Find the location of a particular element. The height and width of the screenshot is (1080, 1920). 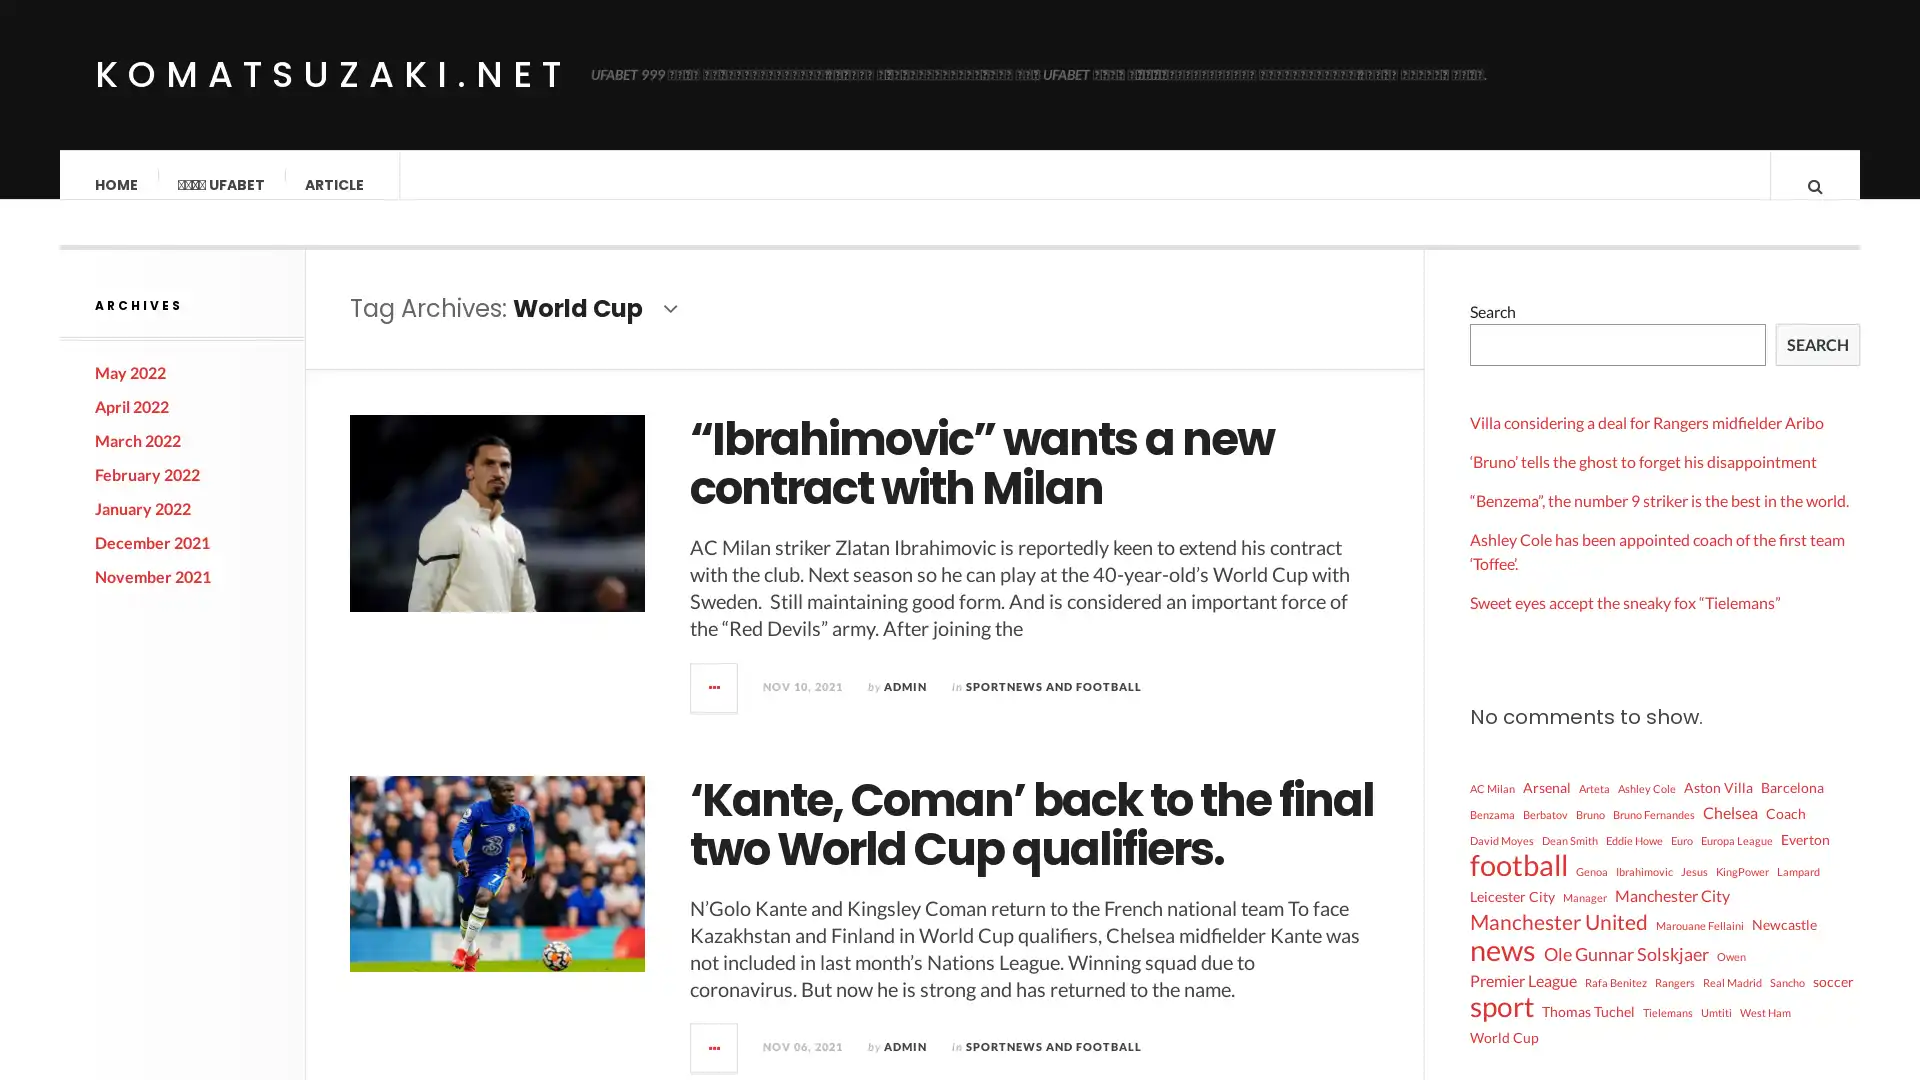

SEARCH is located at coordinates (1818, 365).